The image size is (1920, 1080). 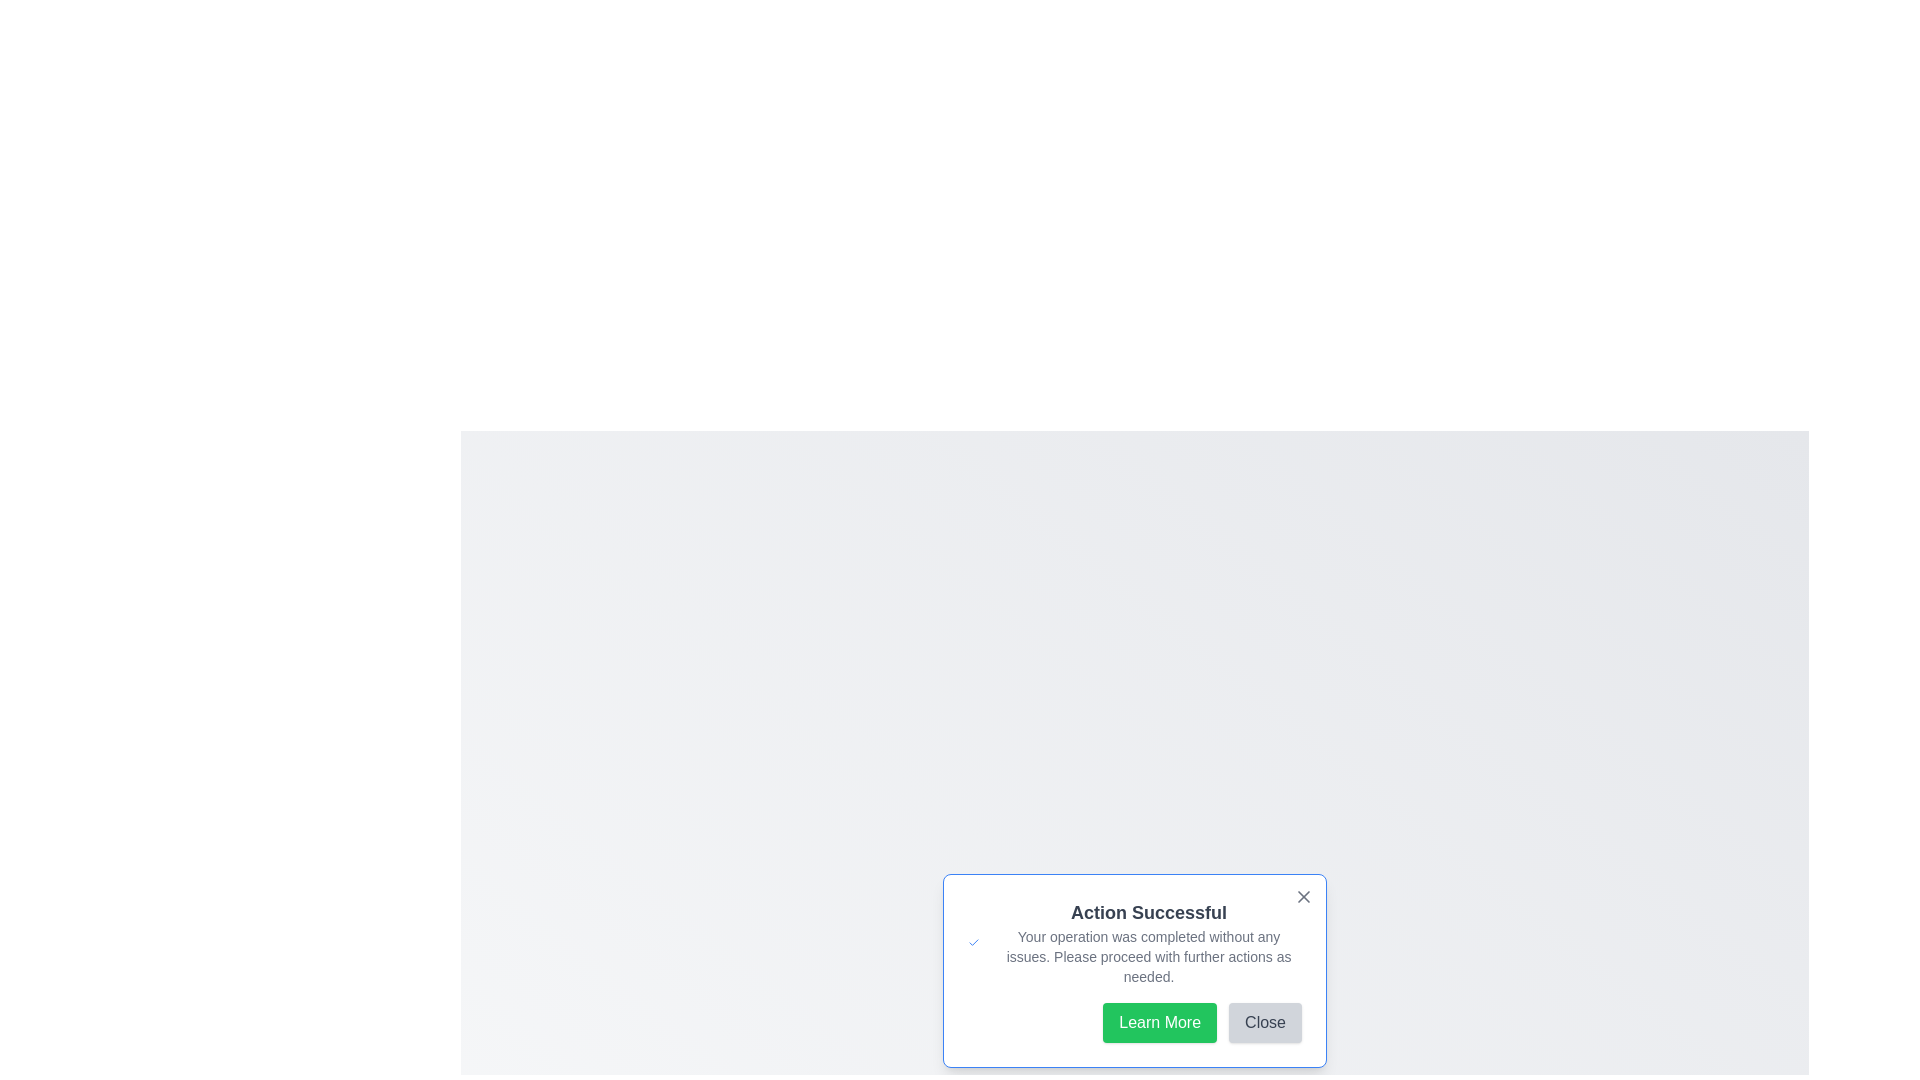 What do you see at coordinates (1304, 896) in the screenshot?
I see `the 'X' button at the top-right corner of the alert to close it` at bounding box center [1304, 896].